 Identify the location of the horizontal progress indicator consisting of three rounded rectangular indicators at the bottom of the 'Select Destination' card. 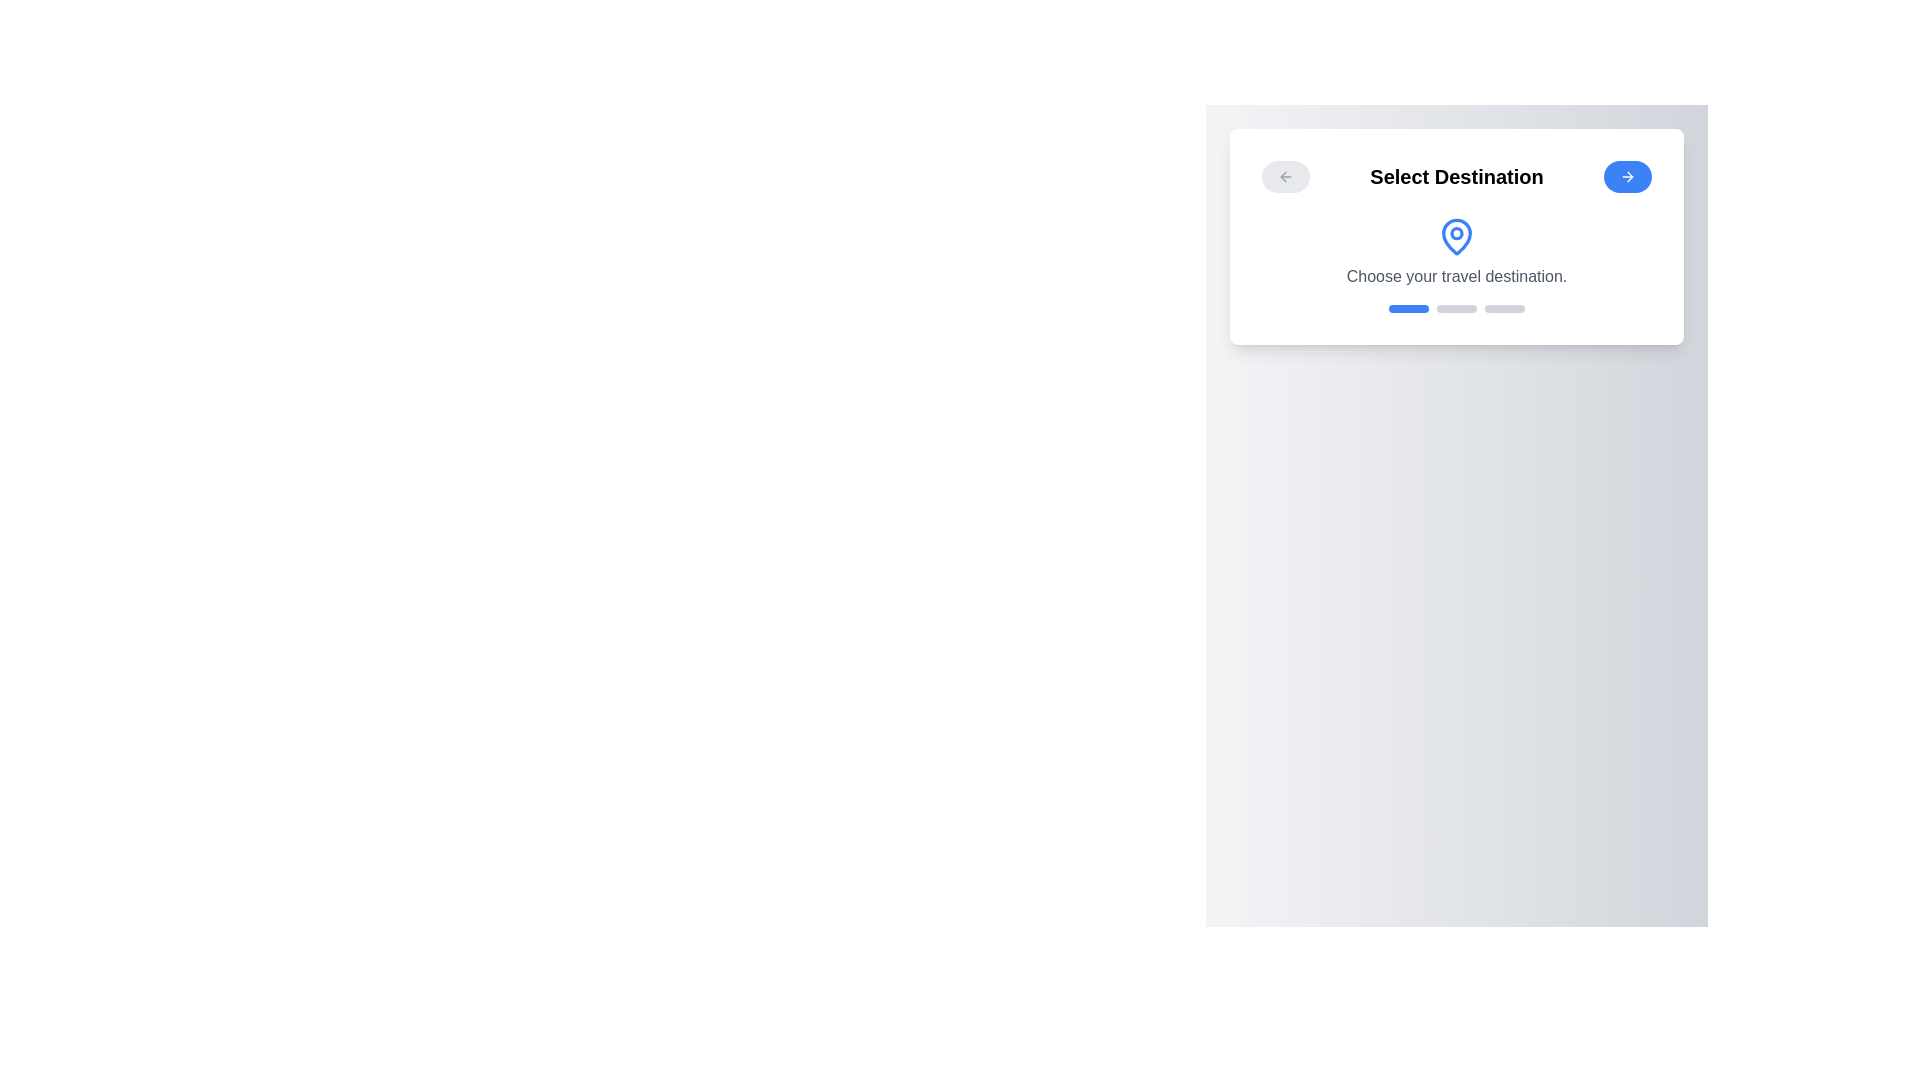
(1457, 308).